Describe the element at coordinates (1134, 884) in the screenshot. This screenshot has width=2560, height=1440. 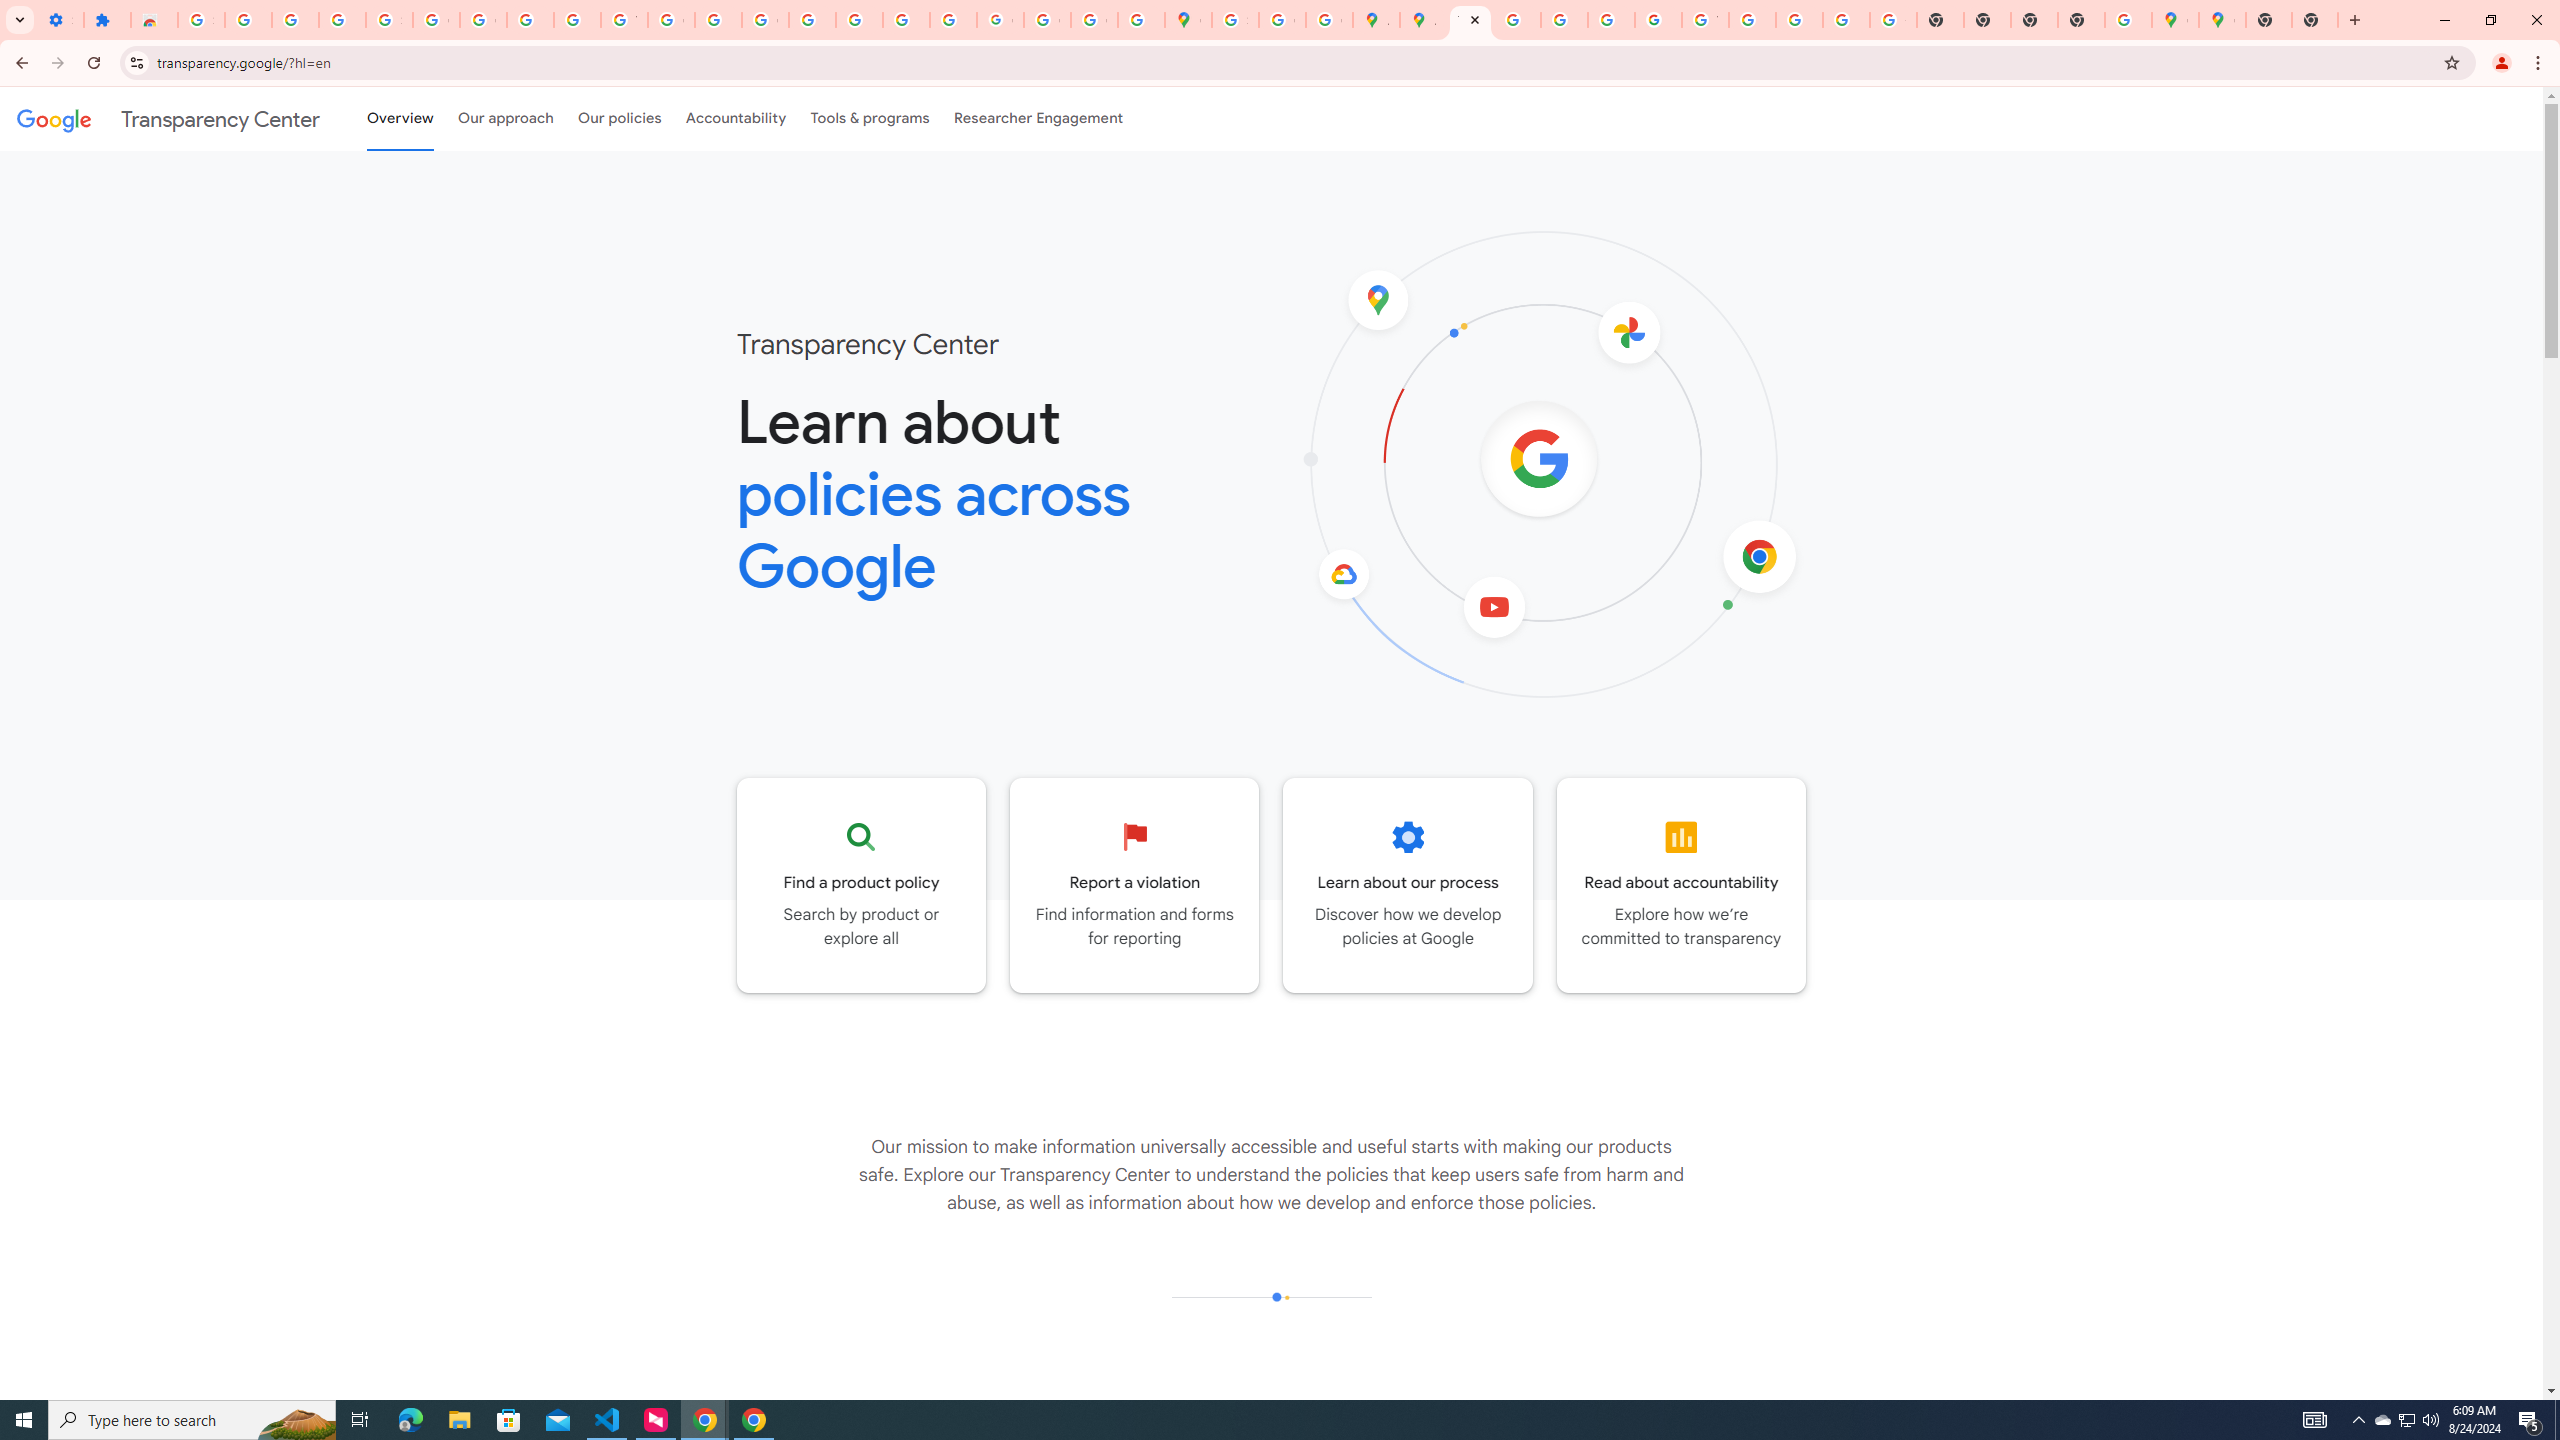
I see `'Go to the Reporting and appeals page'` at that location.